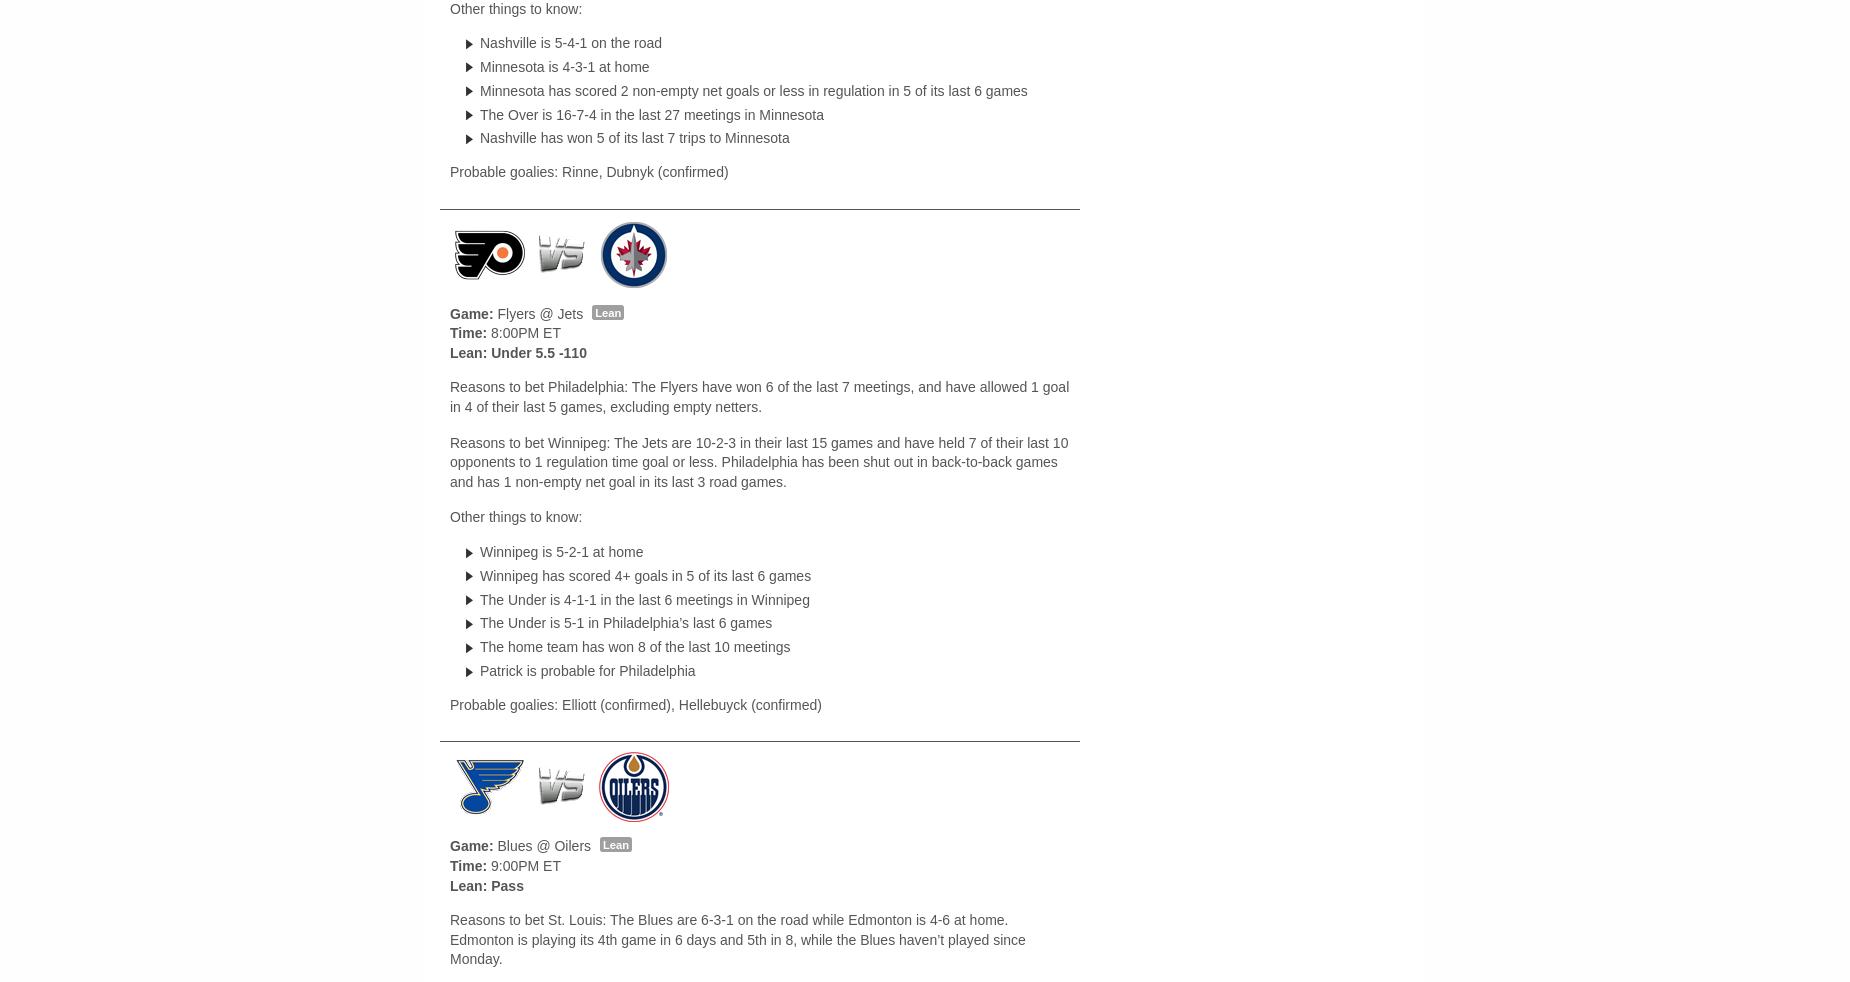  What do you see at coordinates (448, 884) in the screenshot?
I see `'Lean: Pass'` at bounding box center [448, 884].